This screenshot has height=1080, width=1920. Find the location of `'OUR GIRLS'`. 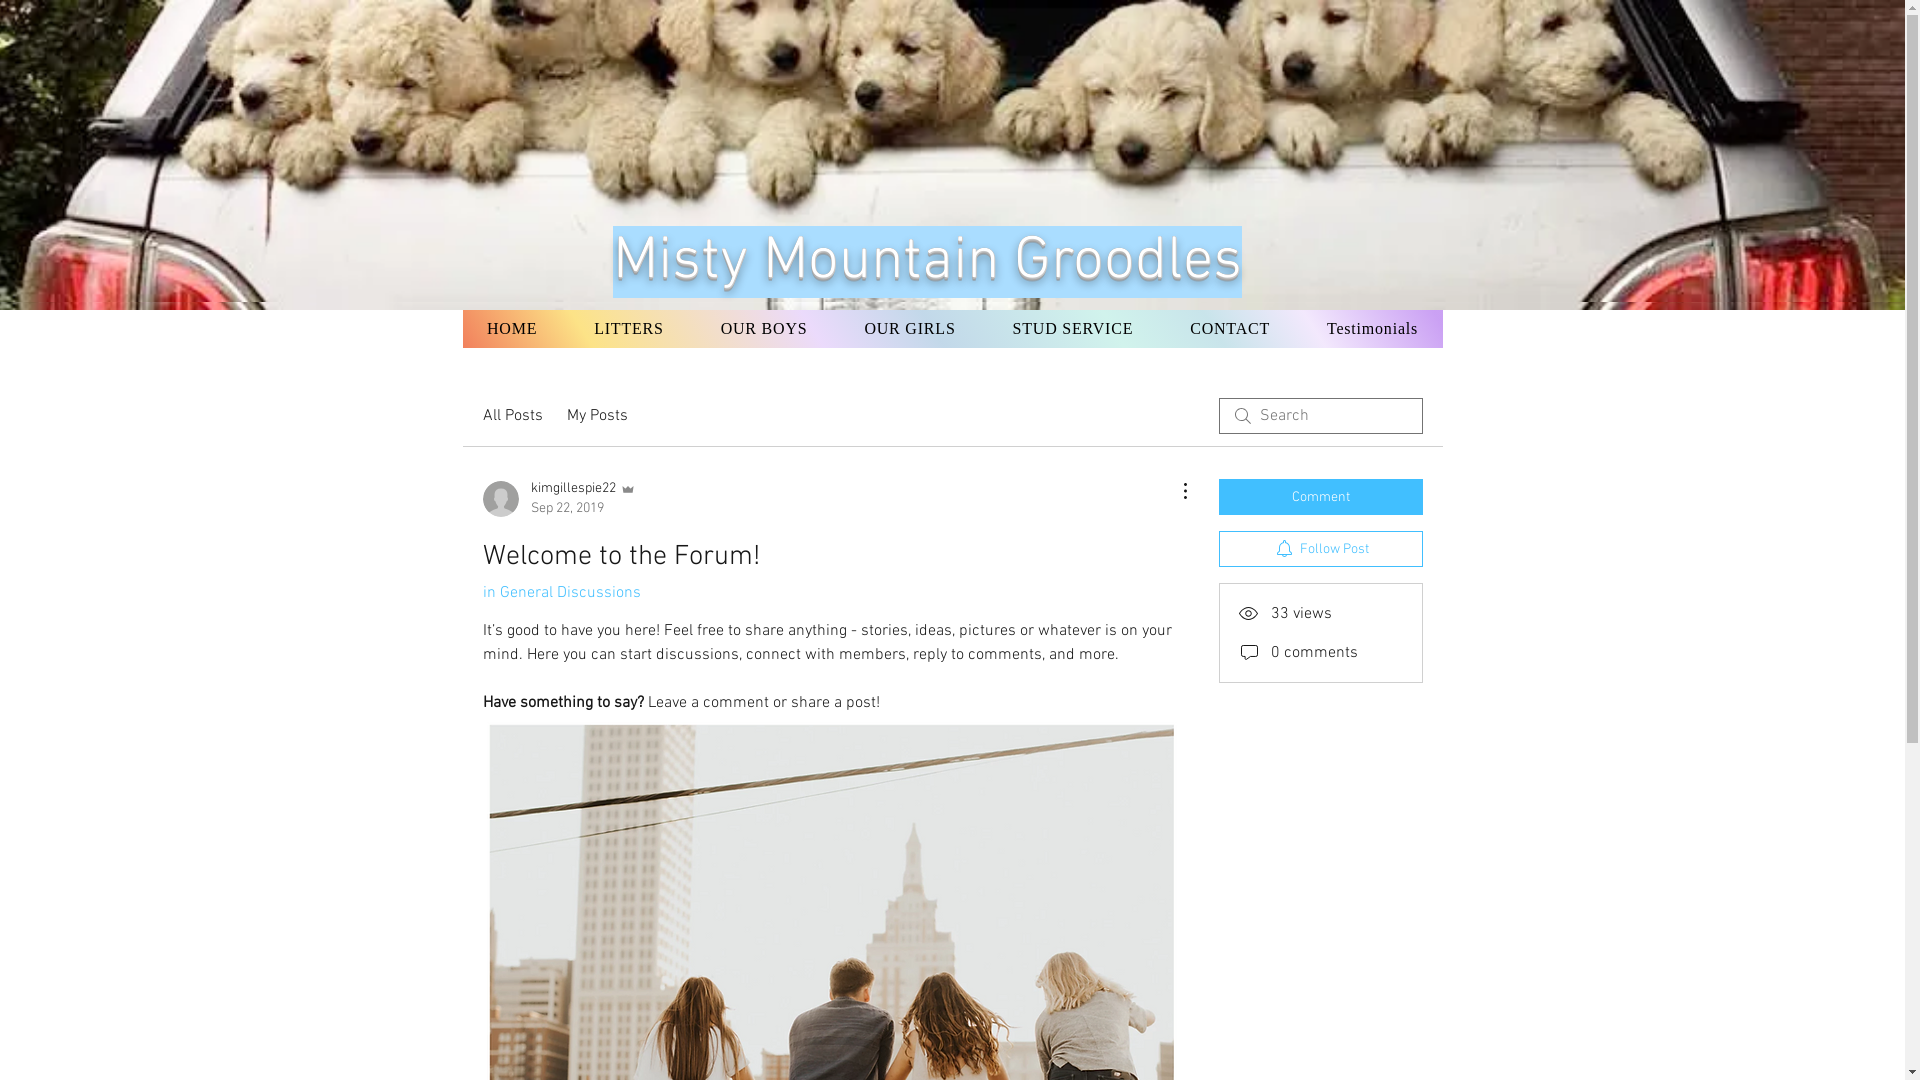

'OUR GIRLS' is located at coordinates (909, 327).